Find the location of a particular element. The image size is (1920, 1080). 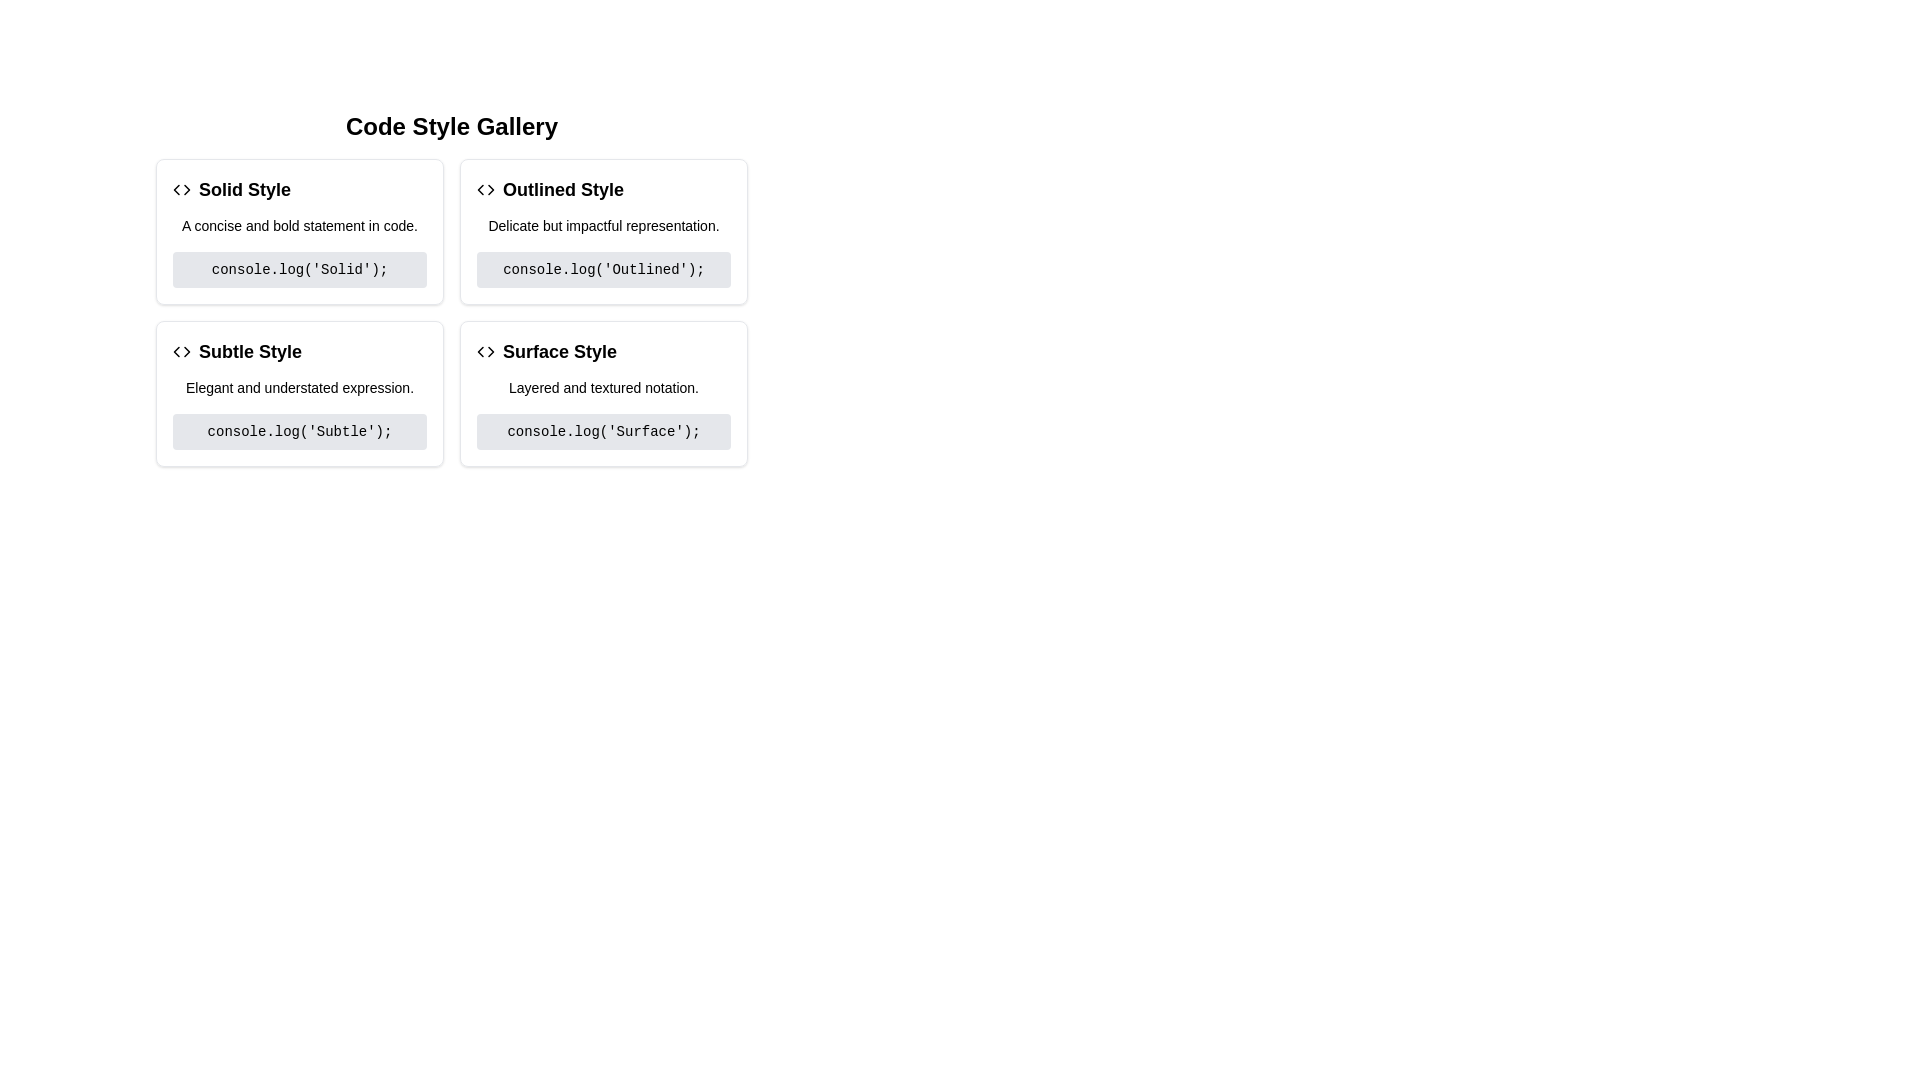

information and code snippet from the Information Card labeled 'Surface Style', which is located in the bottom-right corner of the grid layout is located at coordinates (603, 393).